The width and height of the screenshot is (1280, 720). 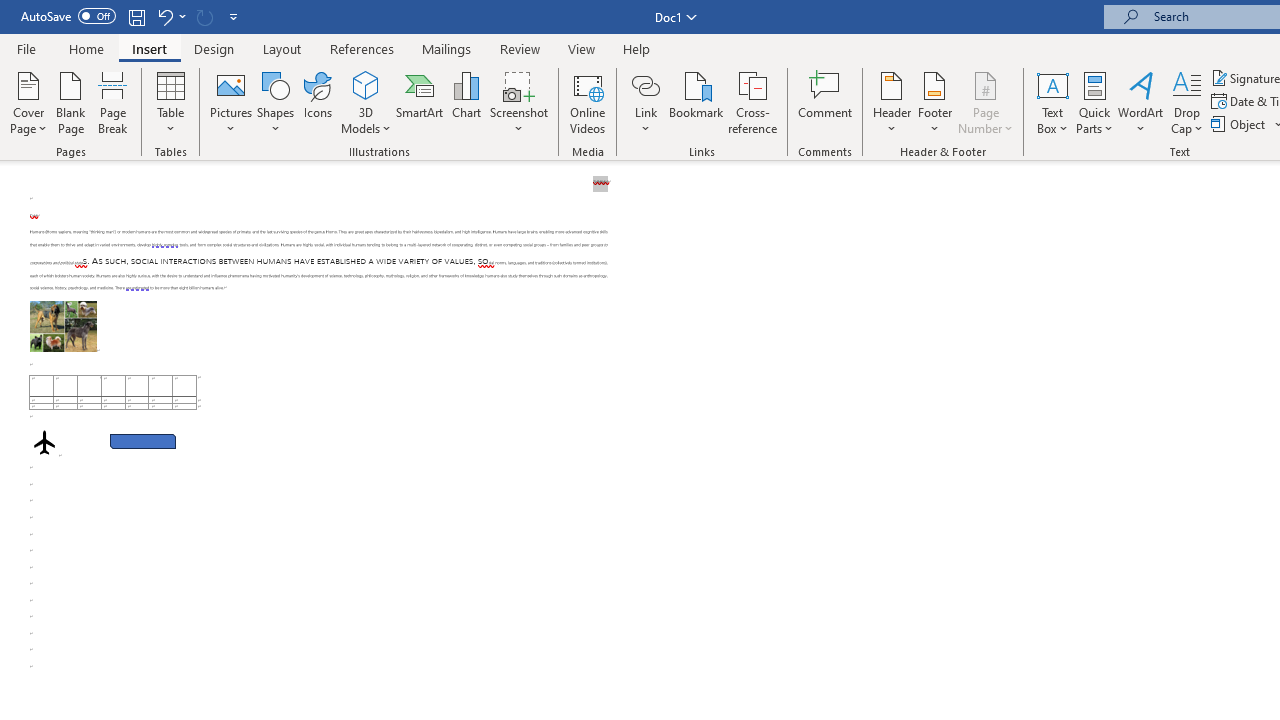 What do you see at coordinates (645, 103) in the screenshot?
I see `'Link'` at bounding box center [645, 103].